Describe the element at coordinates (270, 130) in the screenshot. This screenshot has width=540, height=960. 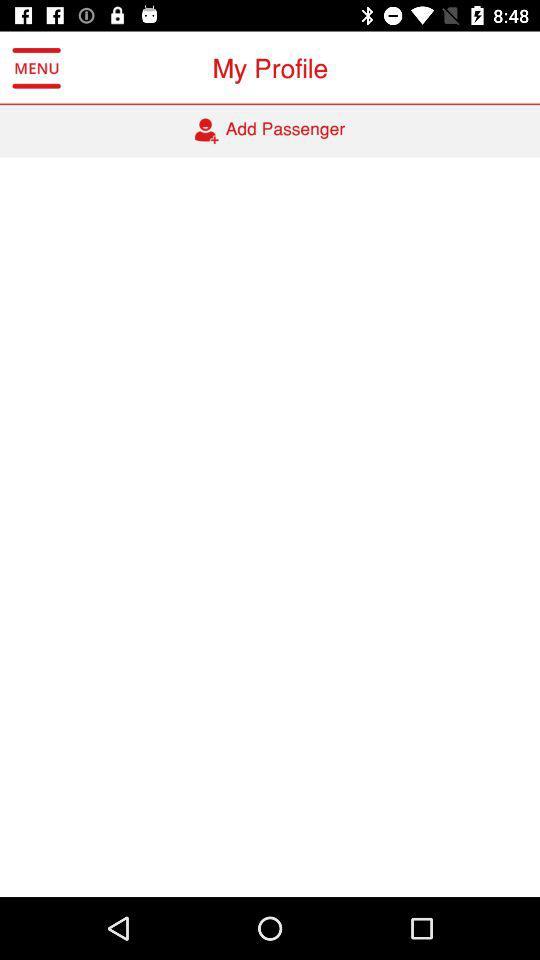
I see `the icon below the my profile` at that location.